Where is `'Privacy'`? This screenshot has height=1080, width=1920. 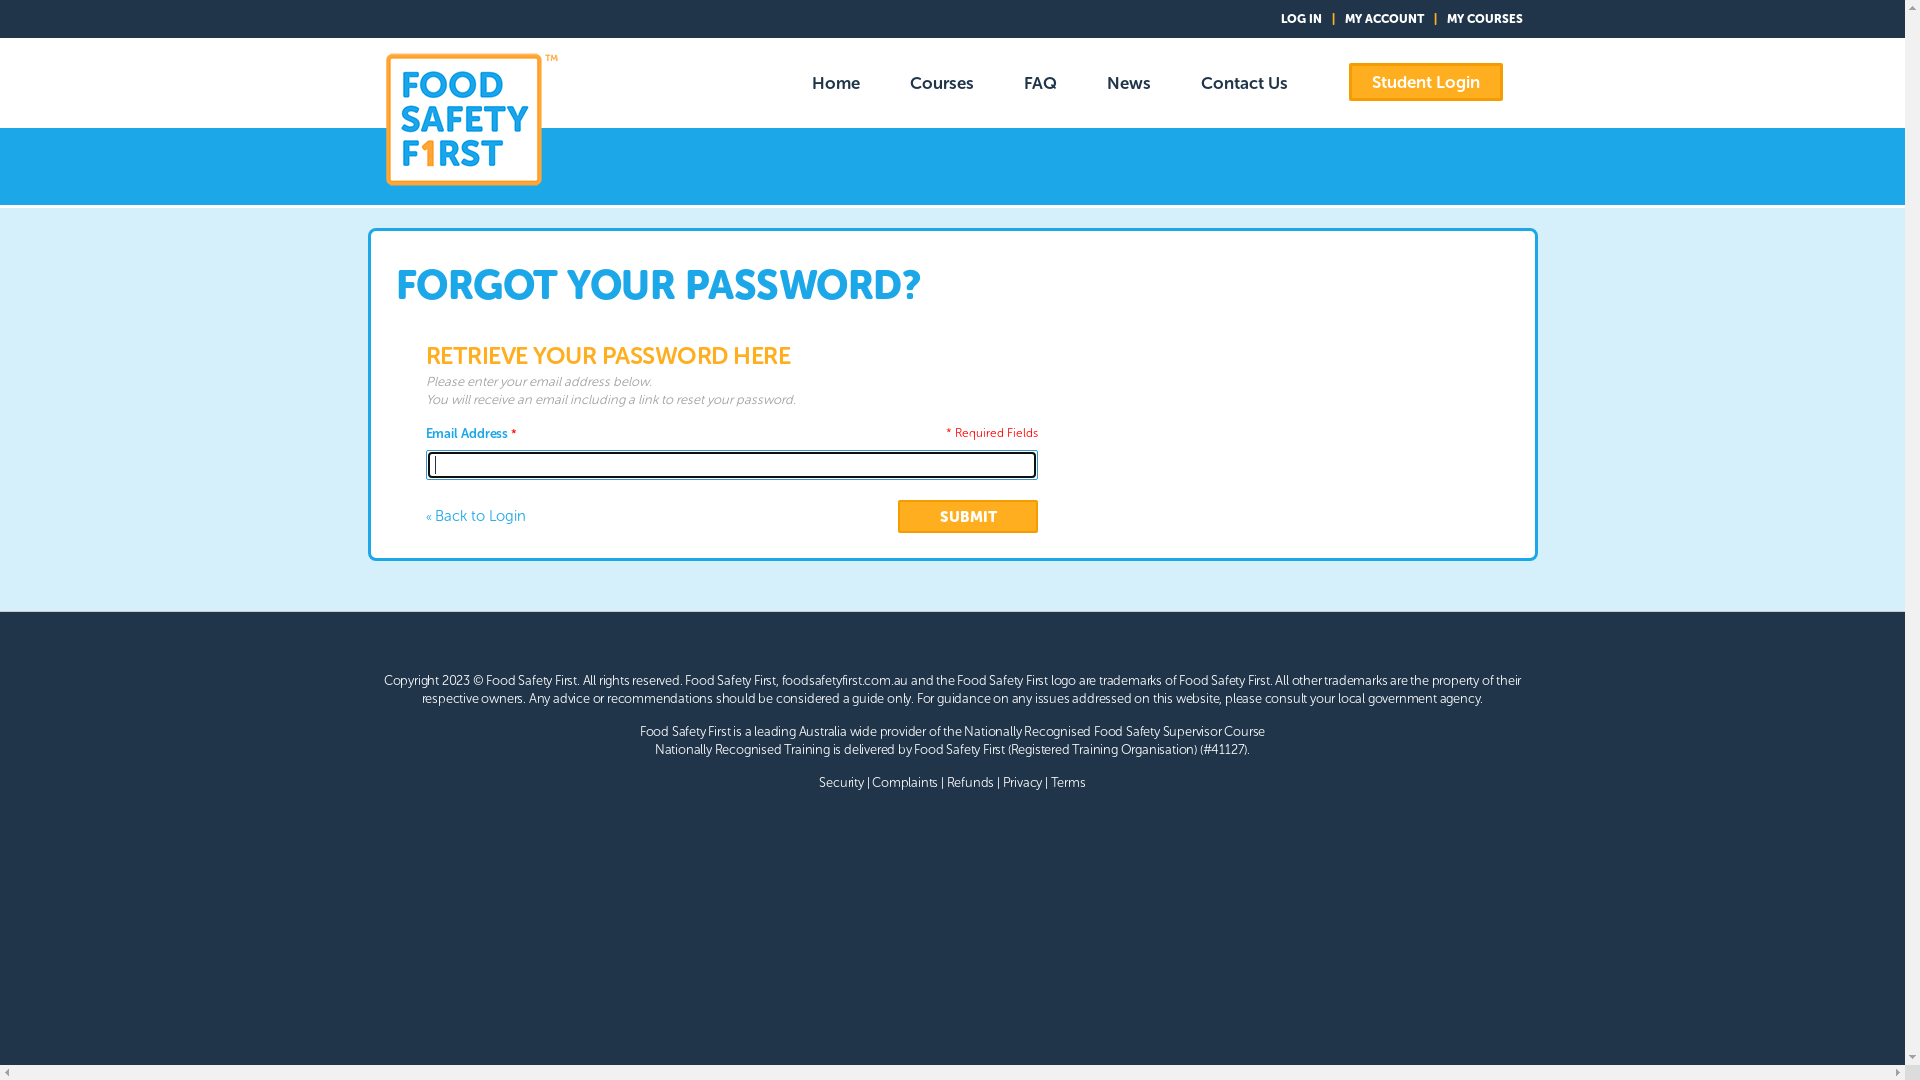
'Privacy' is located at coordinates (1022, 781).